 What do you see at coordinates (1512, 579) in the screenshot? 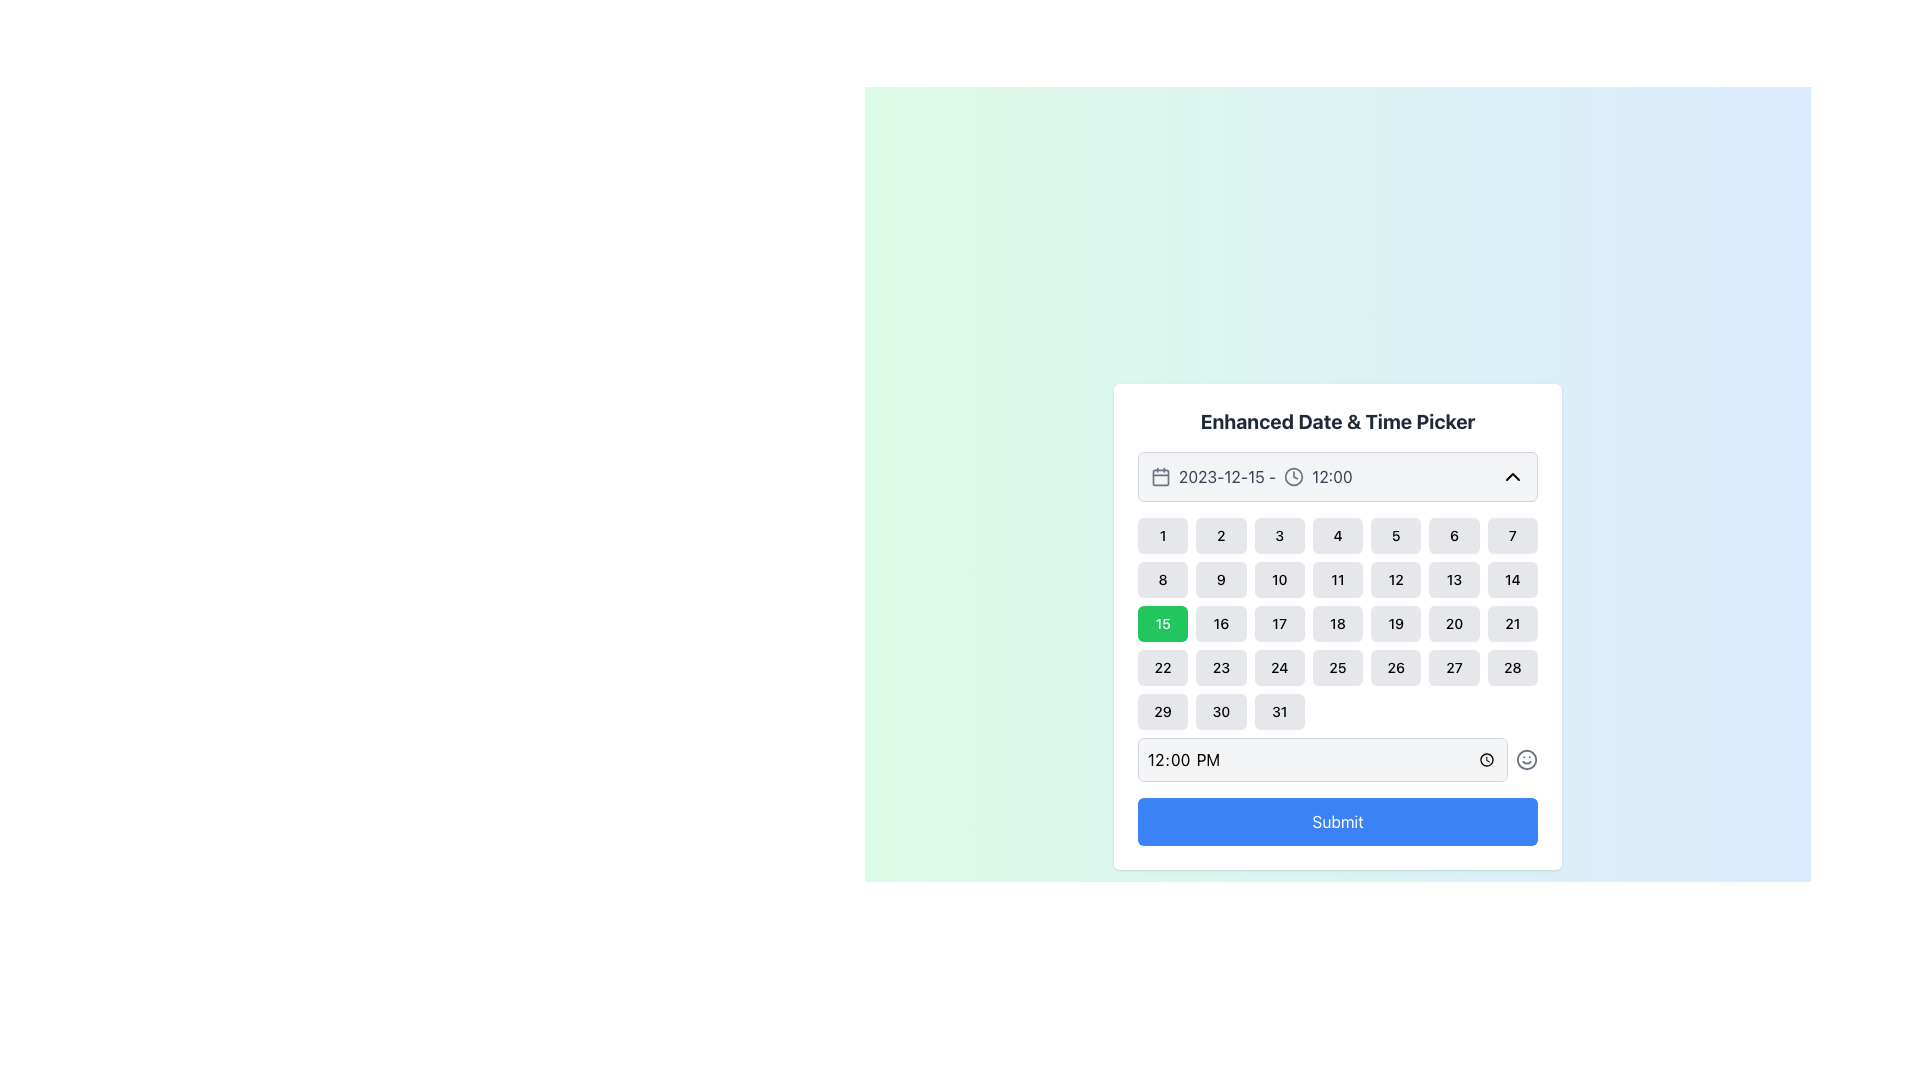
I see `the selectable item representing the 14th day of the month in the Enhanced Date & Time Picker grid` at bounding box center [1512, 579].